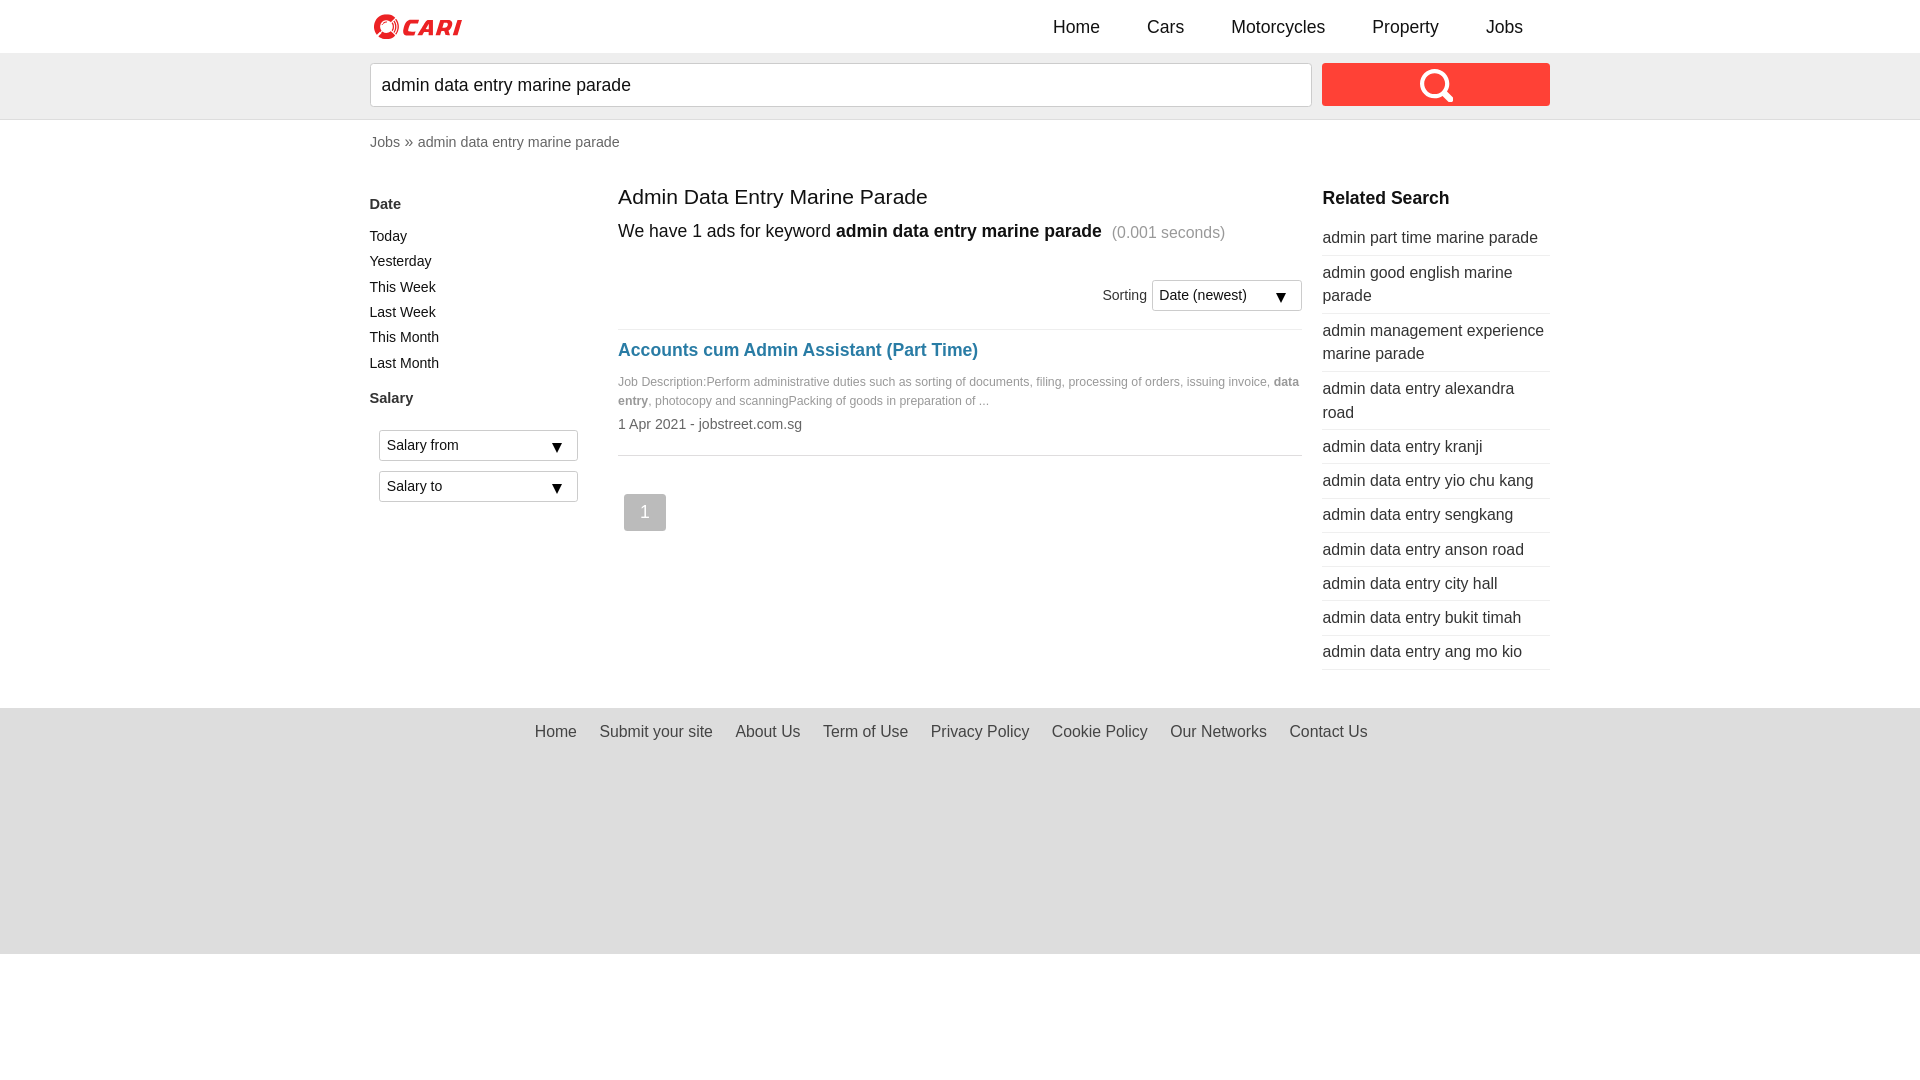 The width and height of the screenshot is (1920, 1080). What do you see at coordinates (1321, 341) in the screenshot?
I see `'admin management experience marine parade'` at bounding box center [1321, 341].